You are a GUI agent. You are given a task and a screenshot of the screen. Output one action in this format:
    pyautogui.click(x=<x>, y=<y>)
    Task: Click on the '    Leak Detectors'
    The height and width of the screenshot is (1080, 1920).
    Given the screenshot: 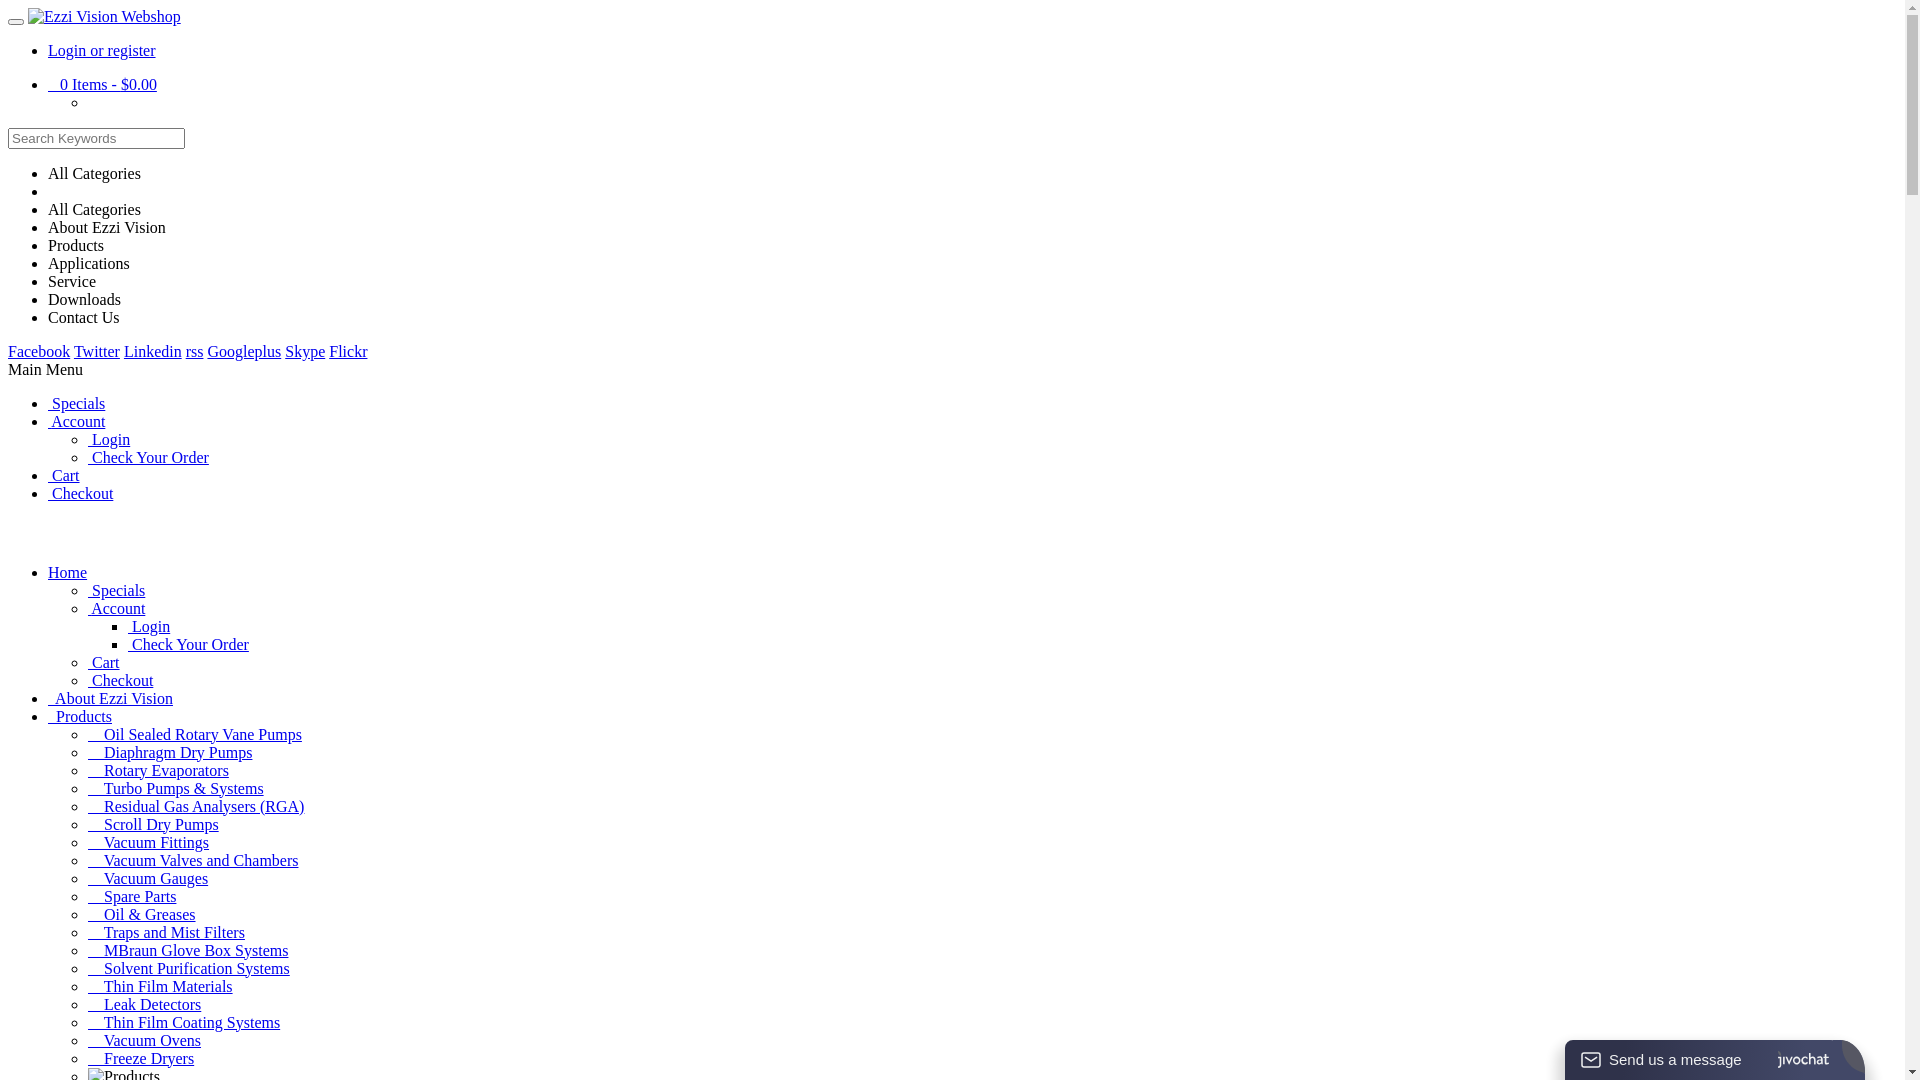 What is the action you would take?
    pyautogui.click(x=143, y=1004)
    